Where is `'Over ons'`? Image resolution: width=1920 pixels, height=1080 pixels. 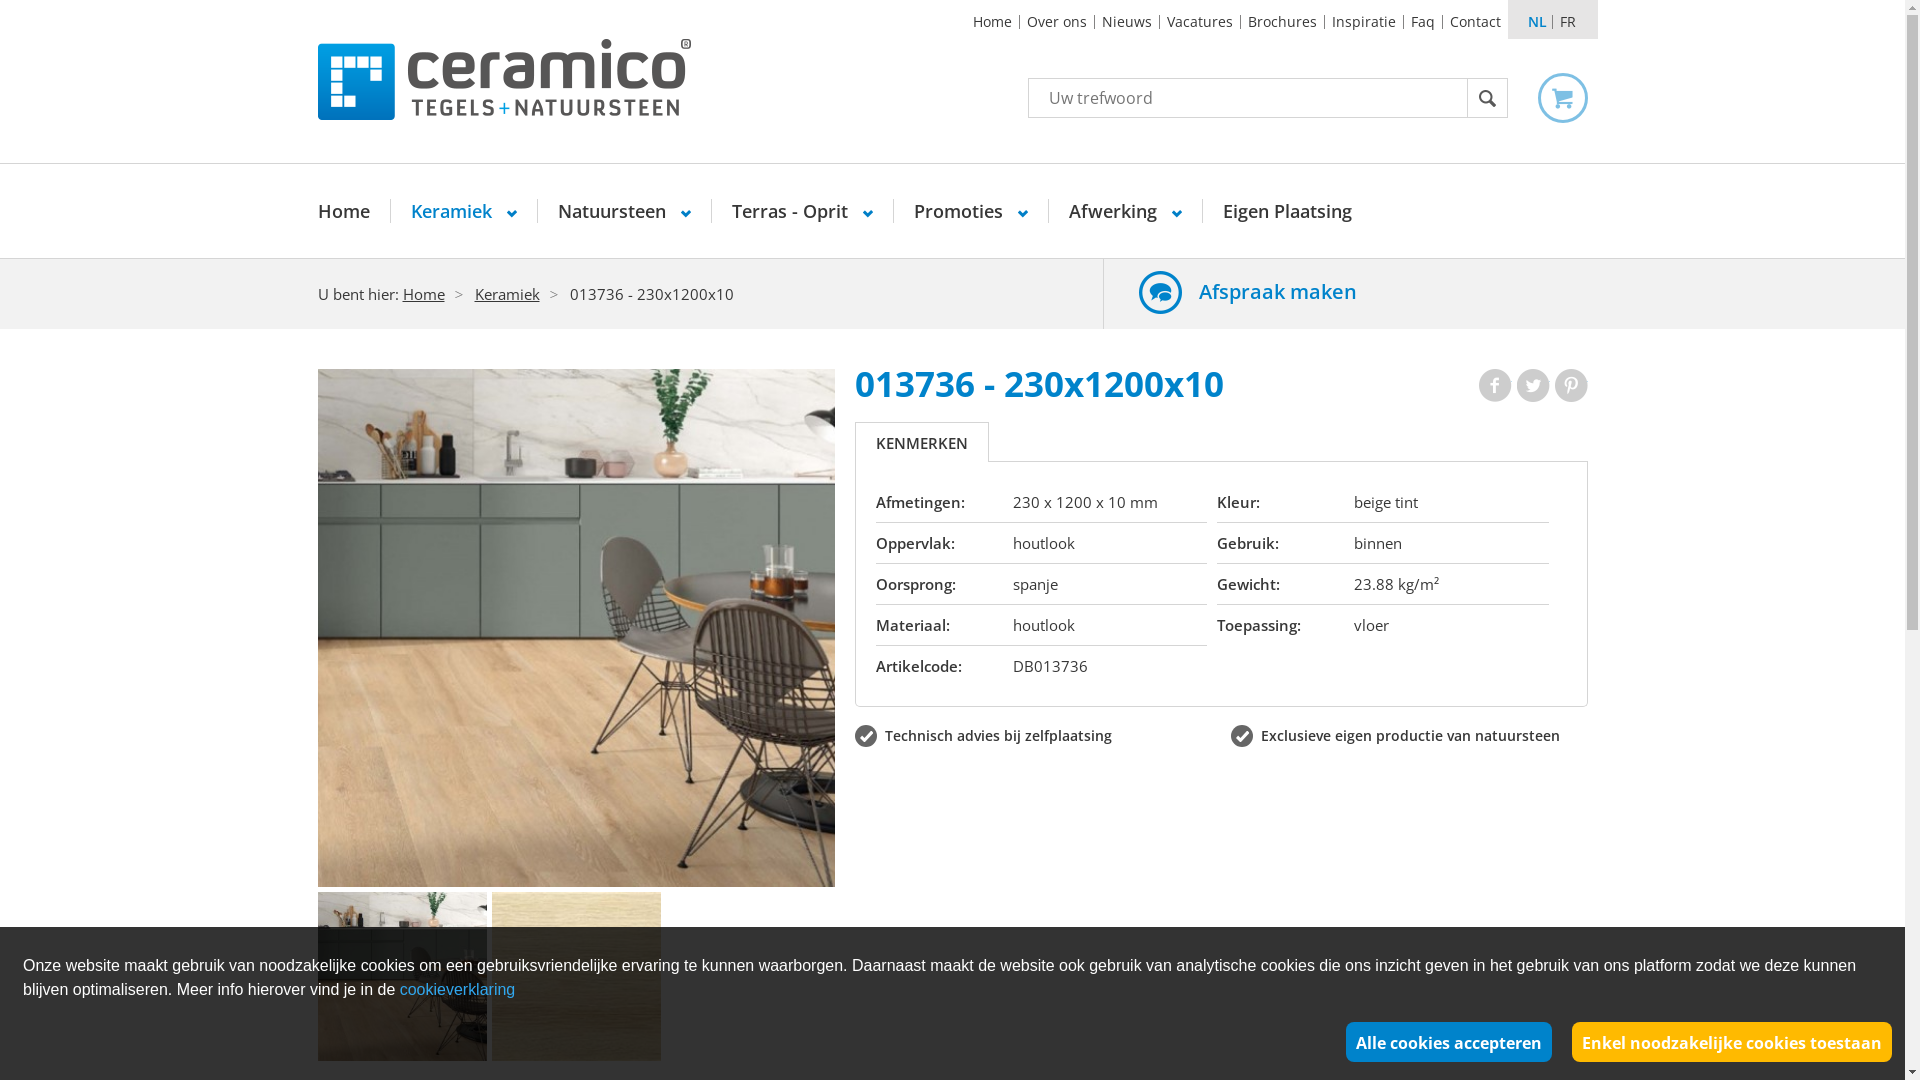
'Over ons' is located at coordinates (1055, 21).